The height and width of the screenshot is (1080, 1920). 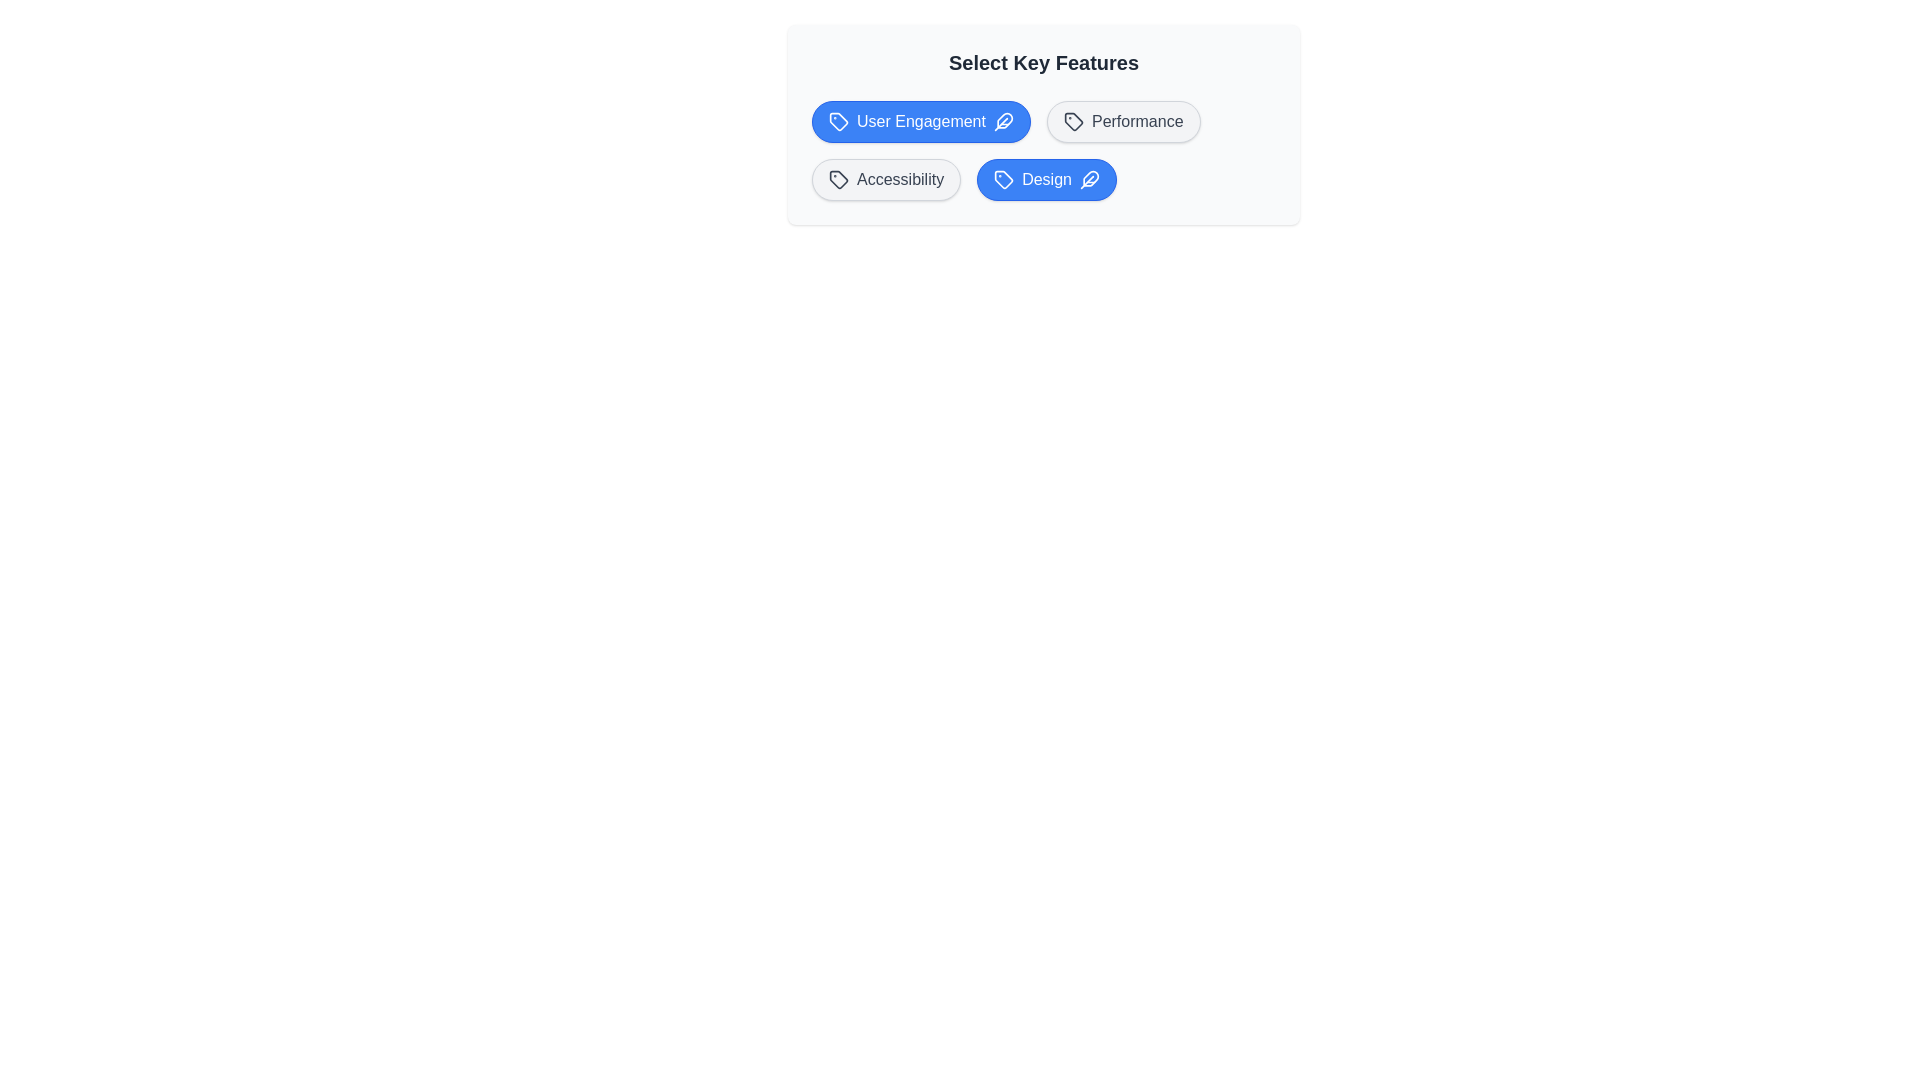 What do you see at coordinates (1045, 180) in the screenshot?
I see `the feature button labeled Design` at bounding box center [1045, 180].